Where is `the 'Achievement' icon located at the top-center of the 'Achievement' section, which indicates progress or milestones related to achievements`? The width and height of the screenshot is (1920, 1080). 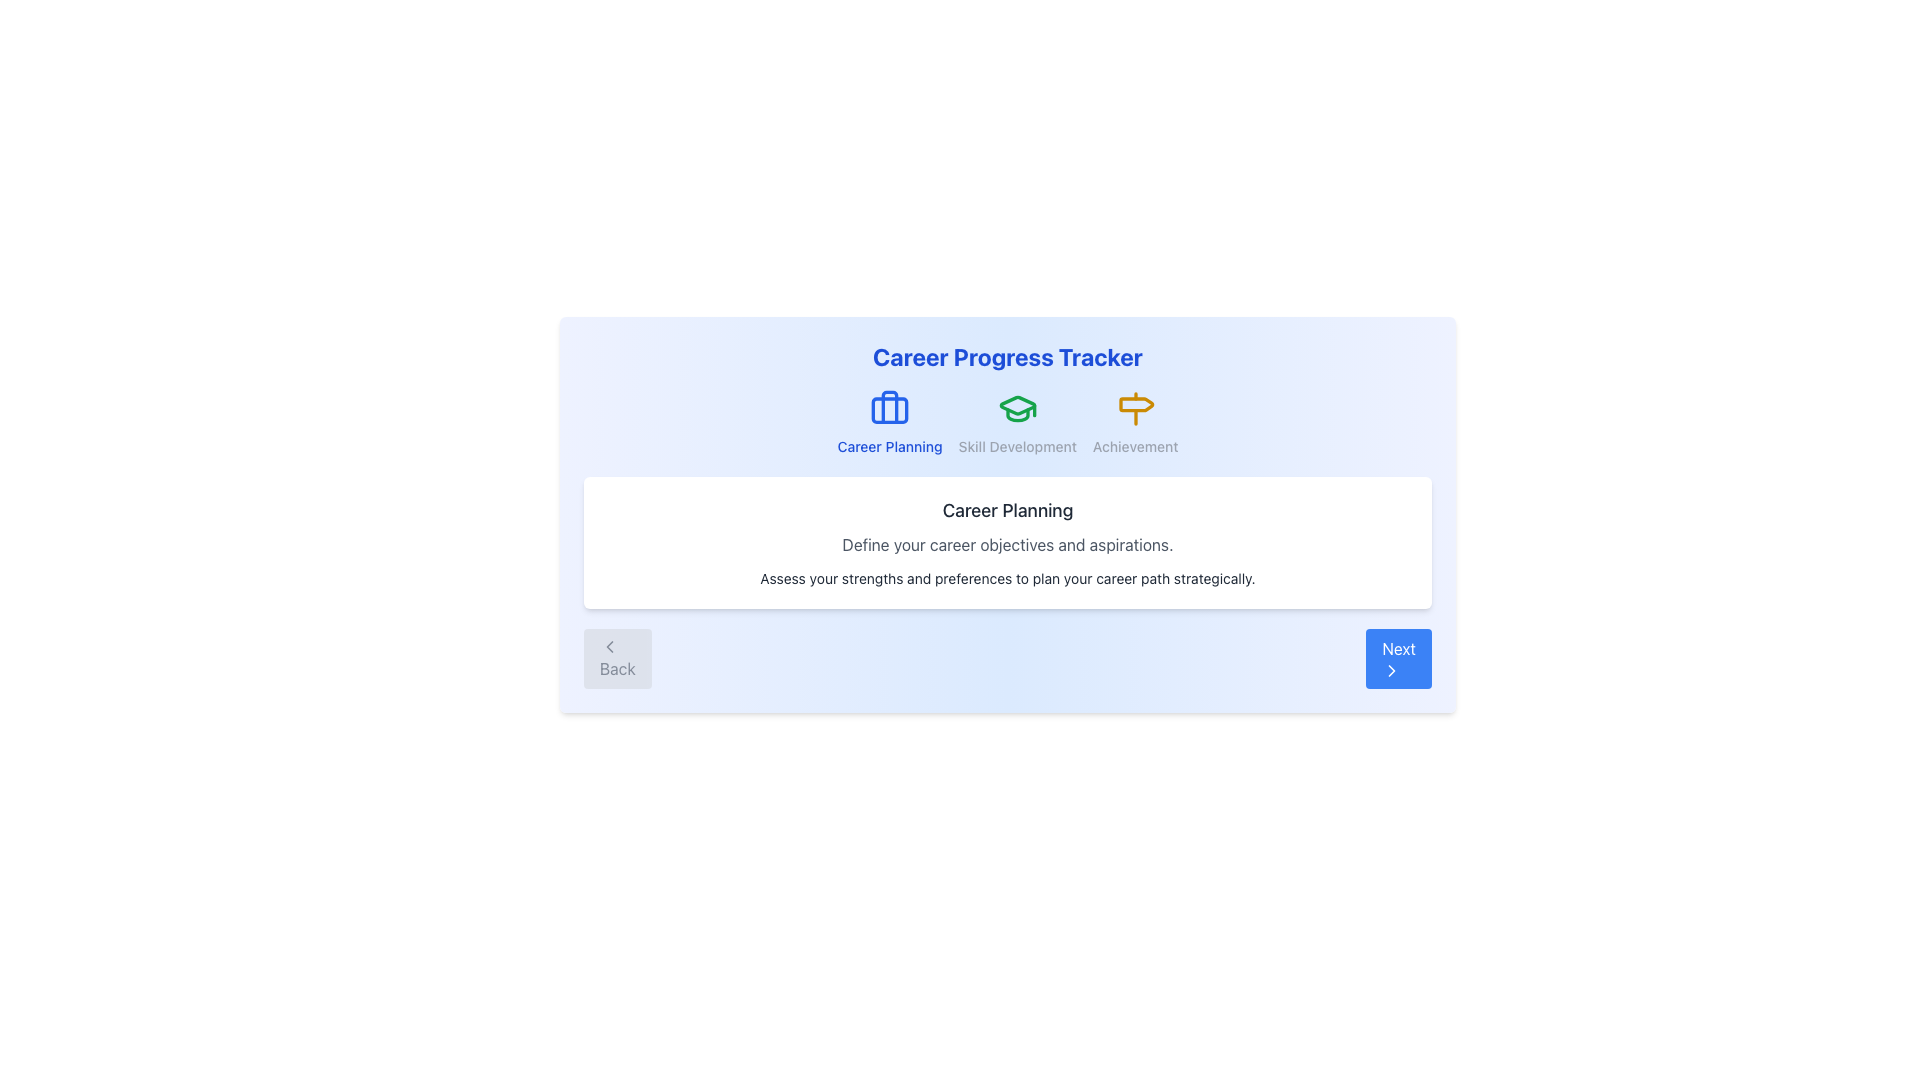 the 'Achievement' icon located at the top-center of the 'Achievement' section, which indicates progress or milestones related to achievements is located at coordinates (1135, 407).